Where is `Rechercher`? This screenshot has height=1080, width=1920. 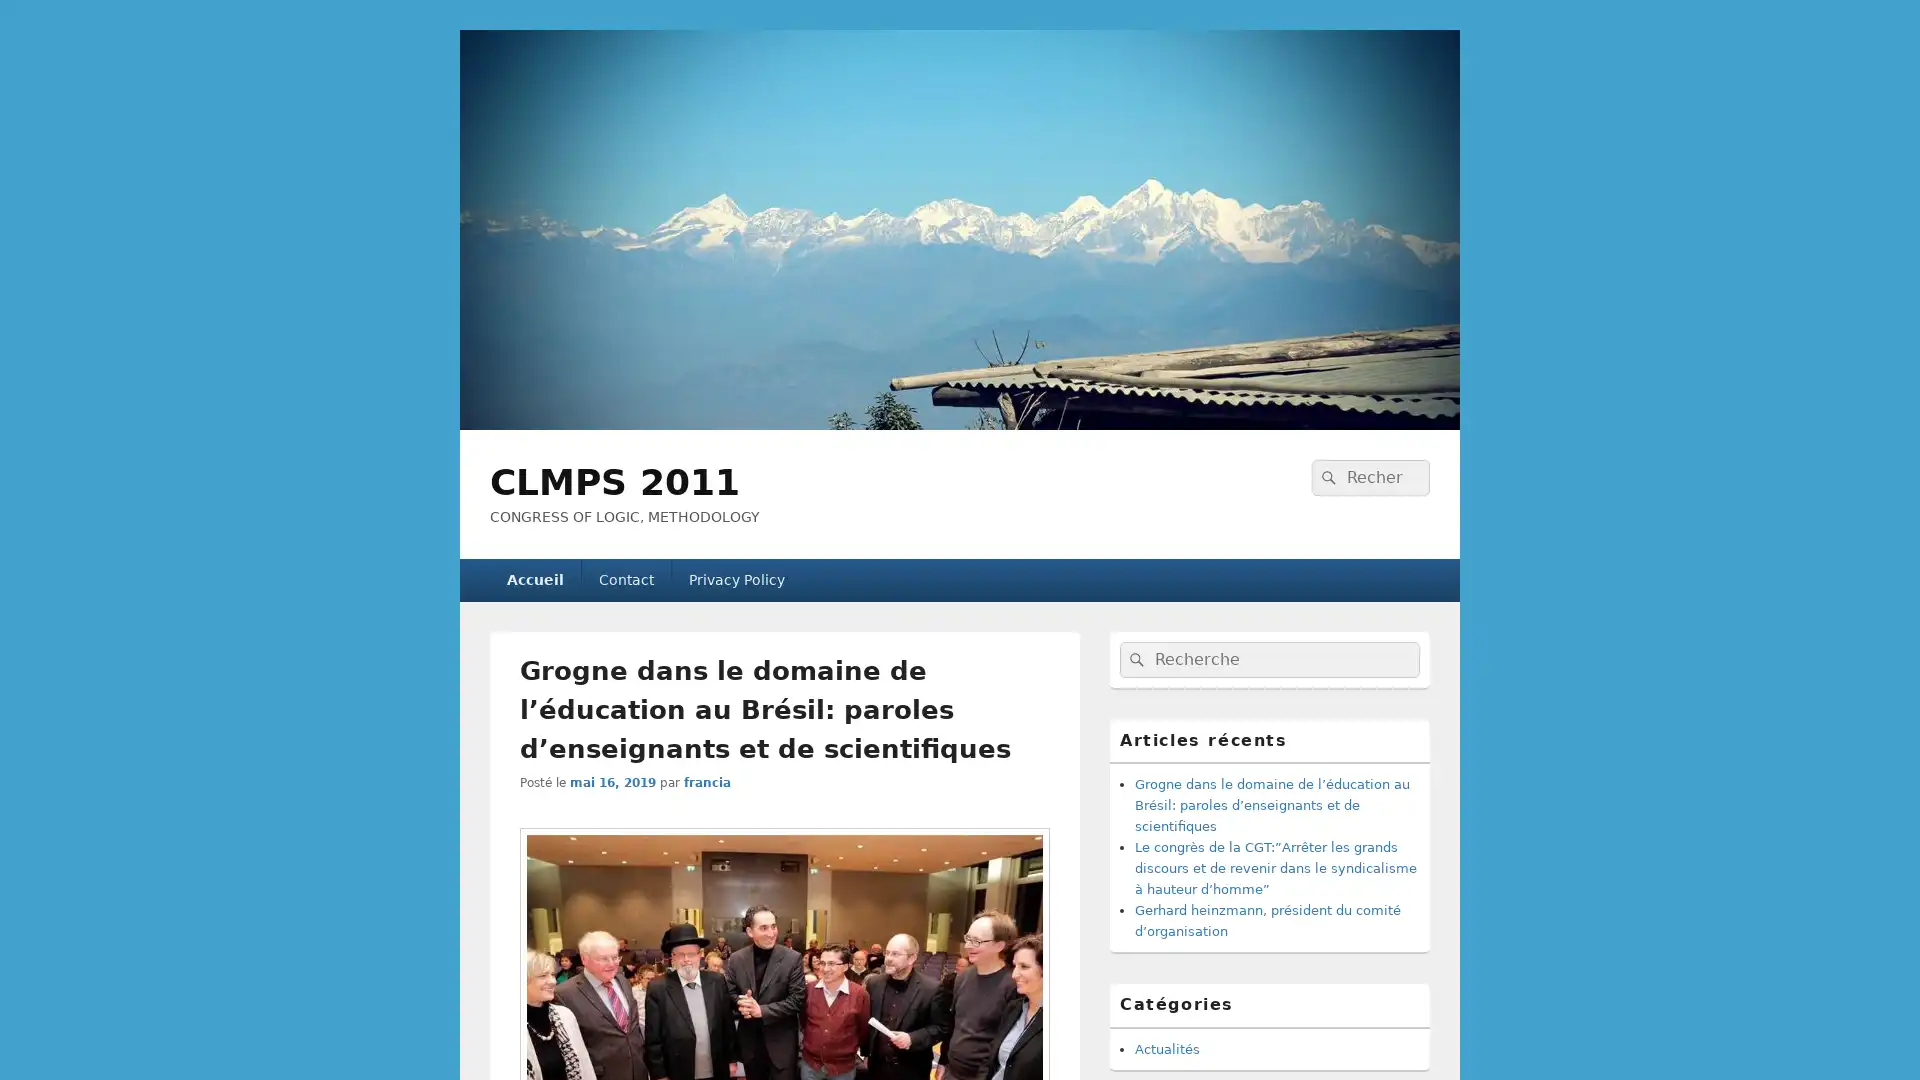
Rechercher is located at coordinates (1134, 659).